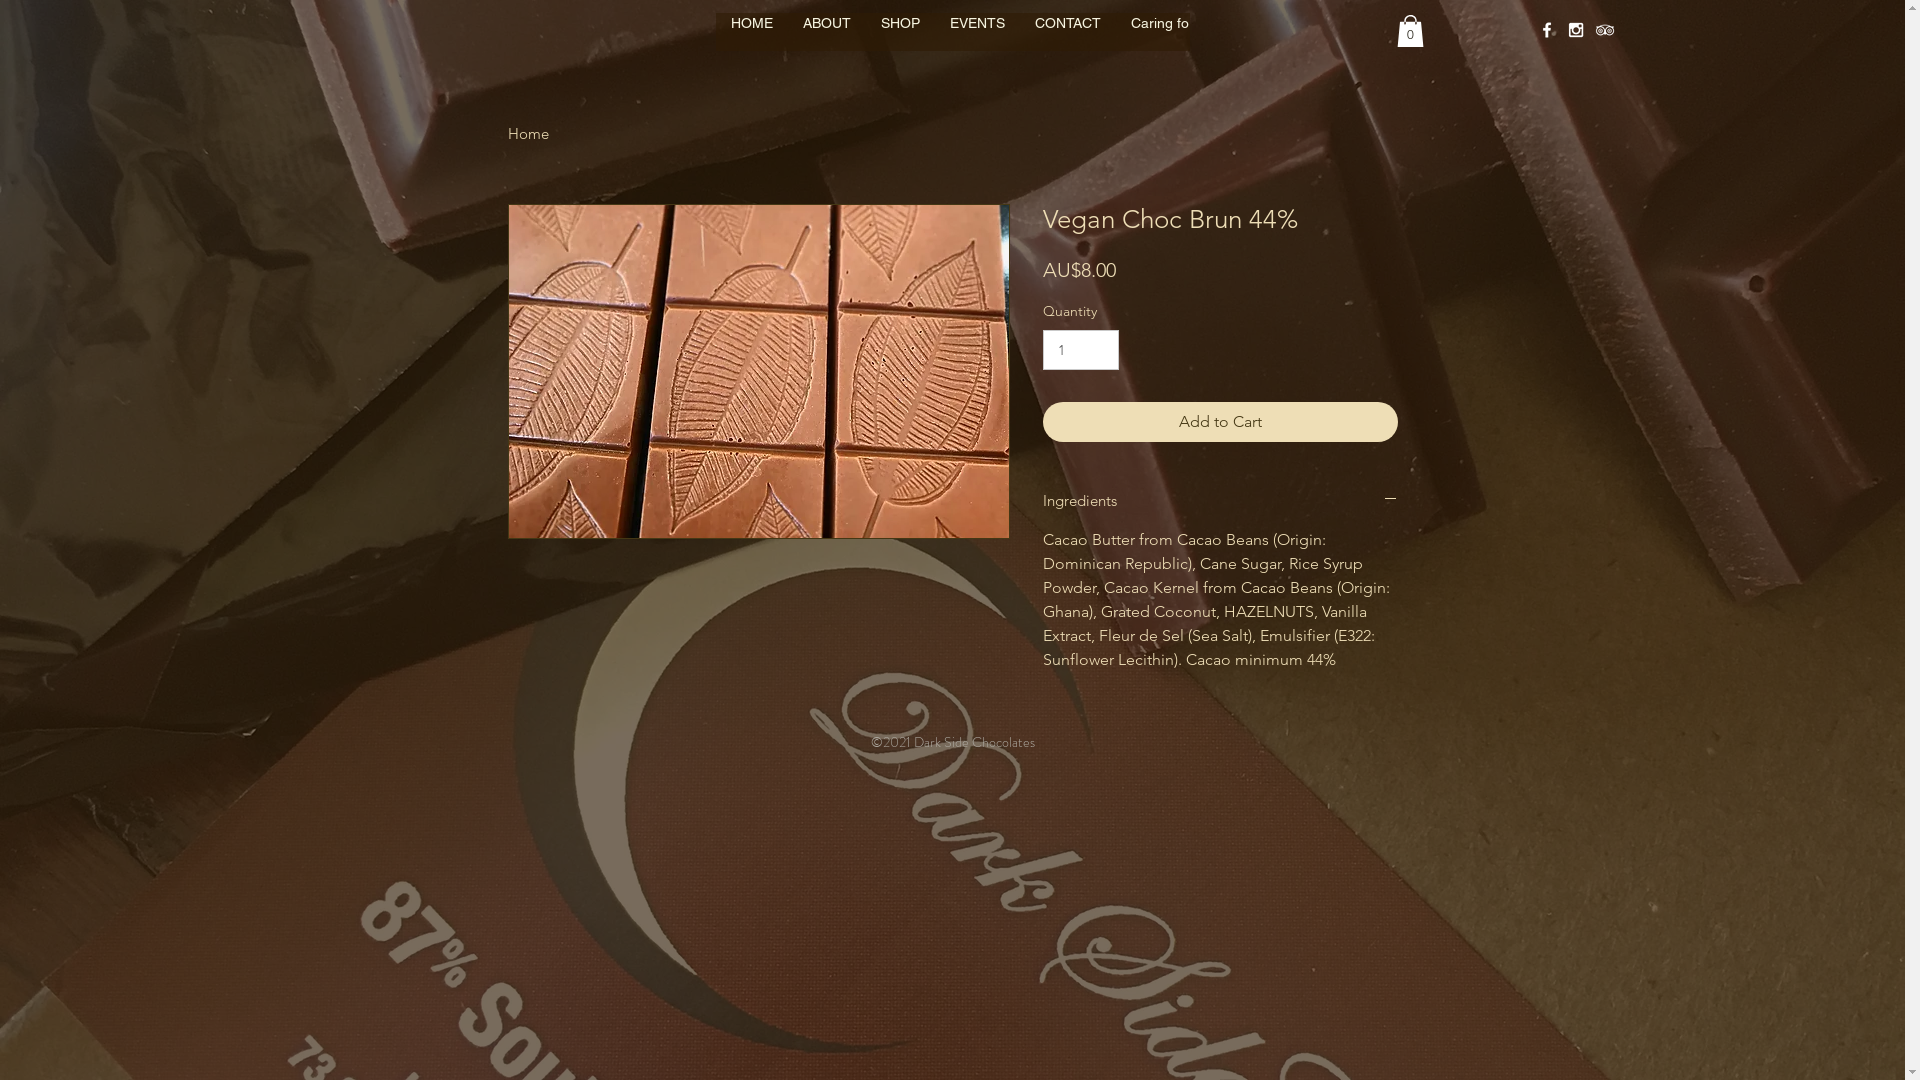 Image resolution: width=1920 pixels, height=1080 pixels. Describe the element at coordinates (899, 38) in the screenshot. I see `'SHOP'` at that location.